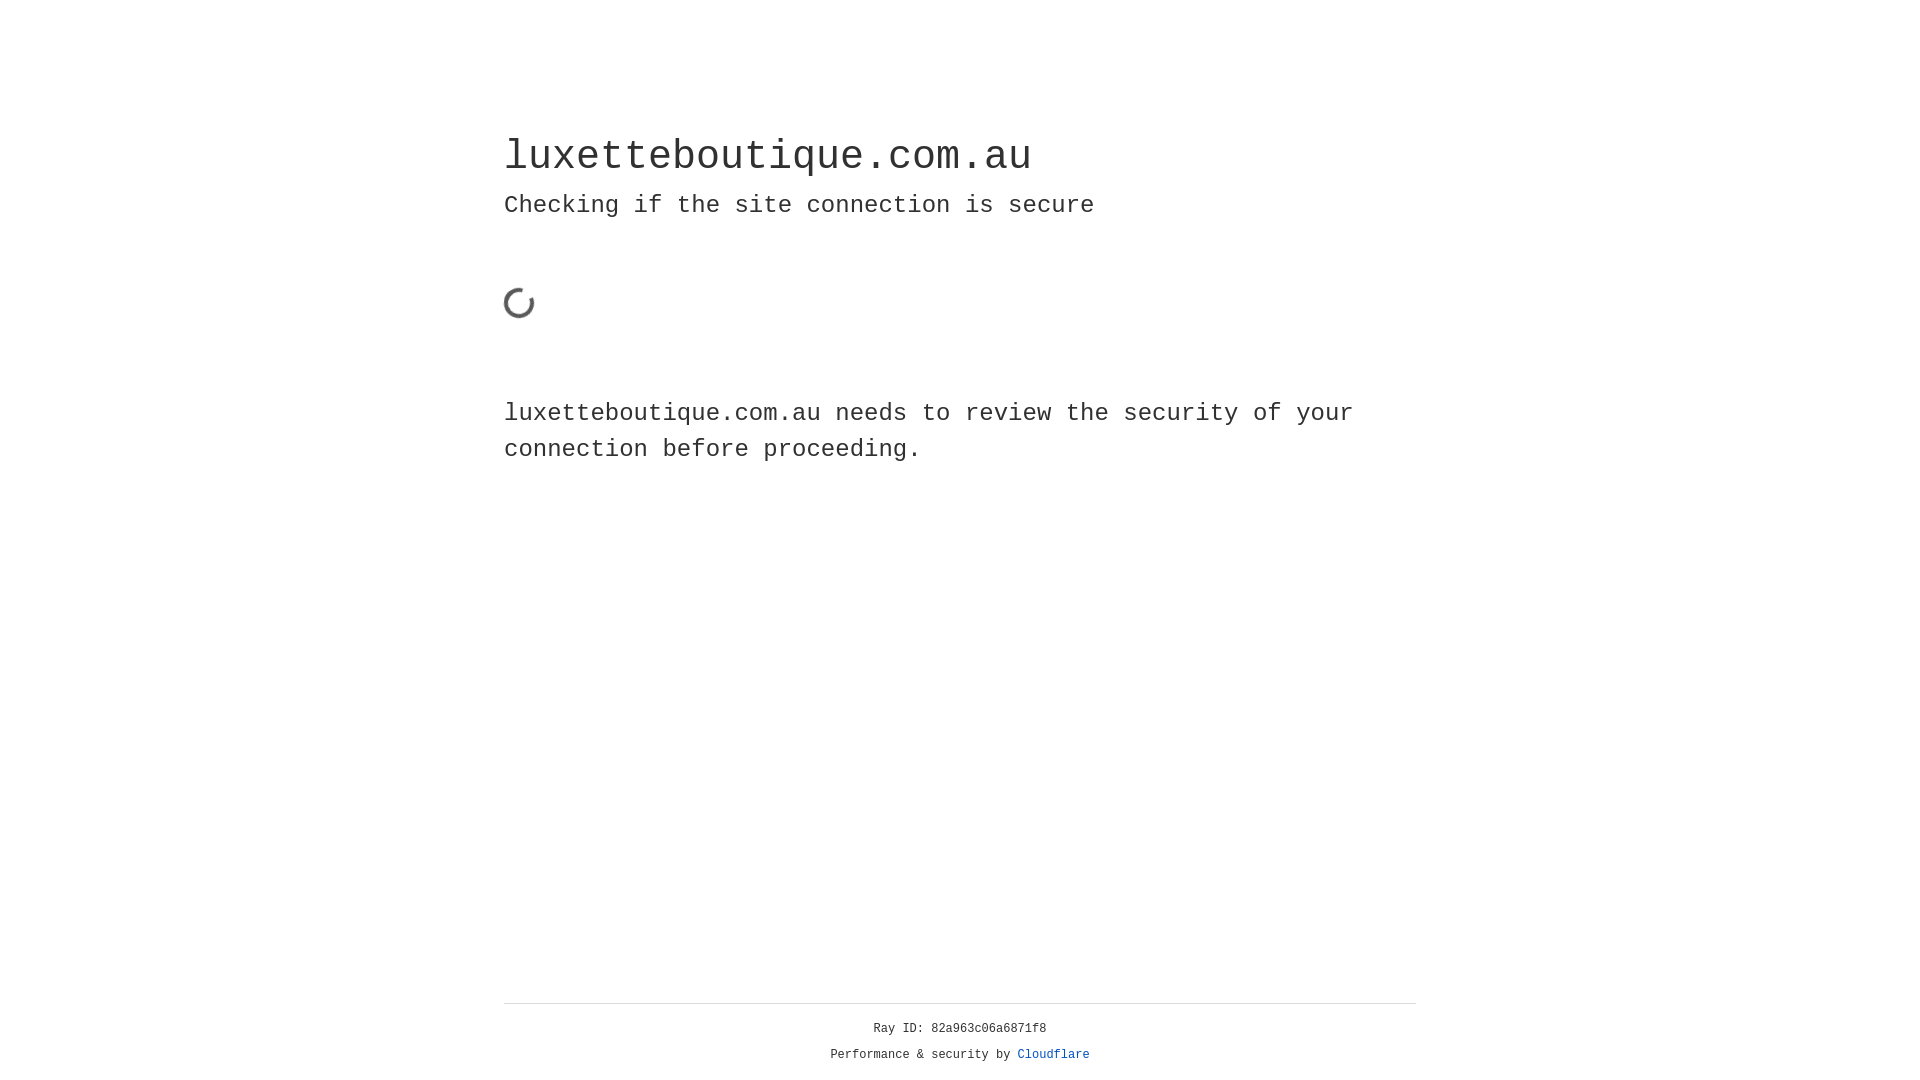 The width and height of the screenshot is (1920, 1080). I want to click on 'Cloudflare', so click(1053, 1054).